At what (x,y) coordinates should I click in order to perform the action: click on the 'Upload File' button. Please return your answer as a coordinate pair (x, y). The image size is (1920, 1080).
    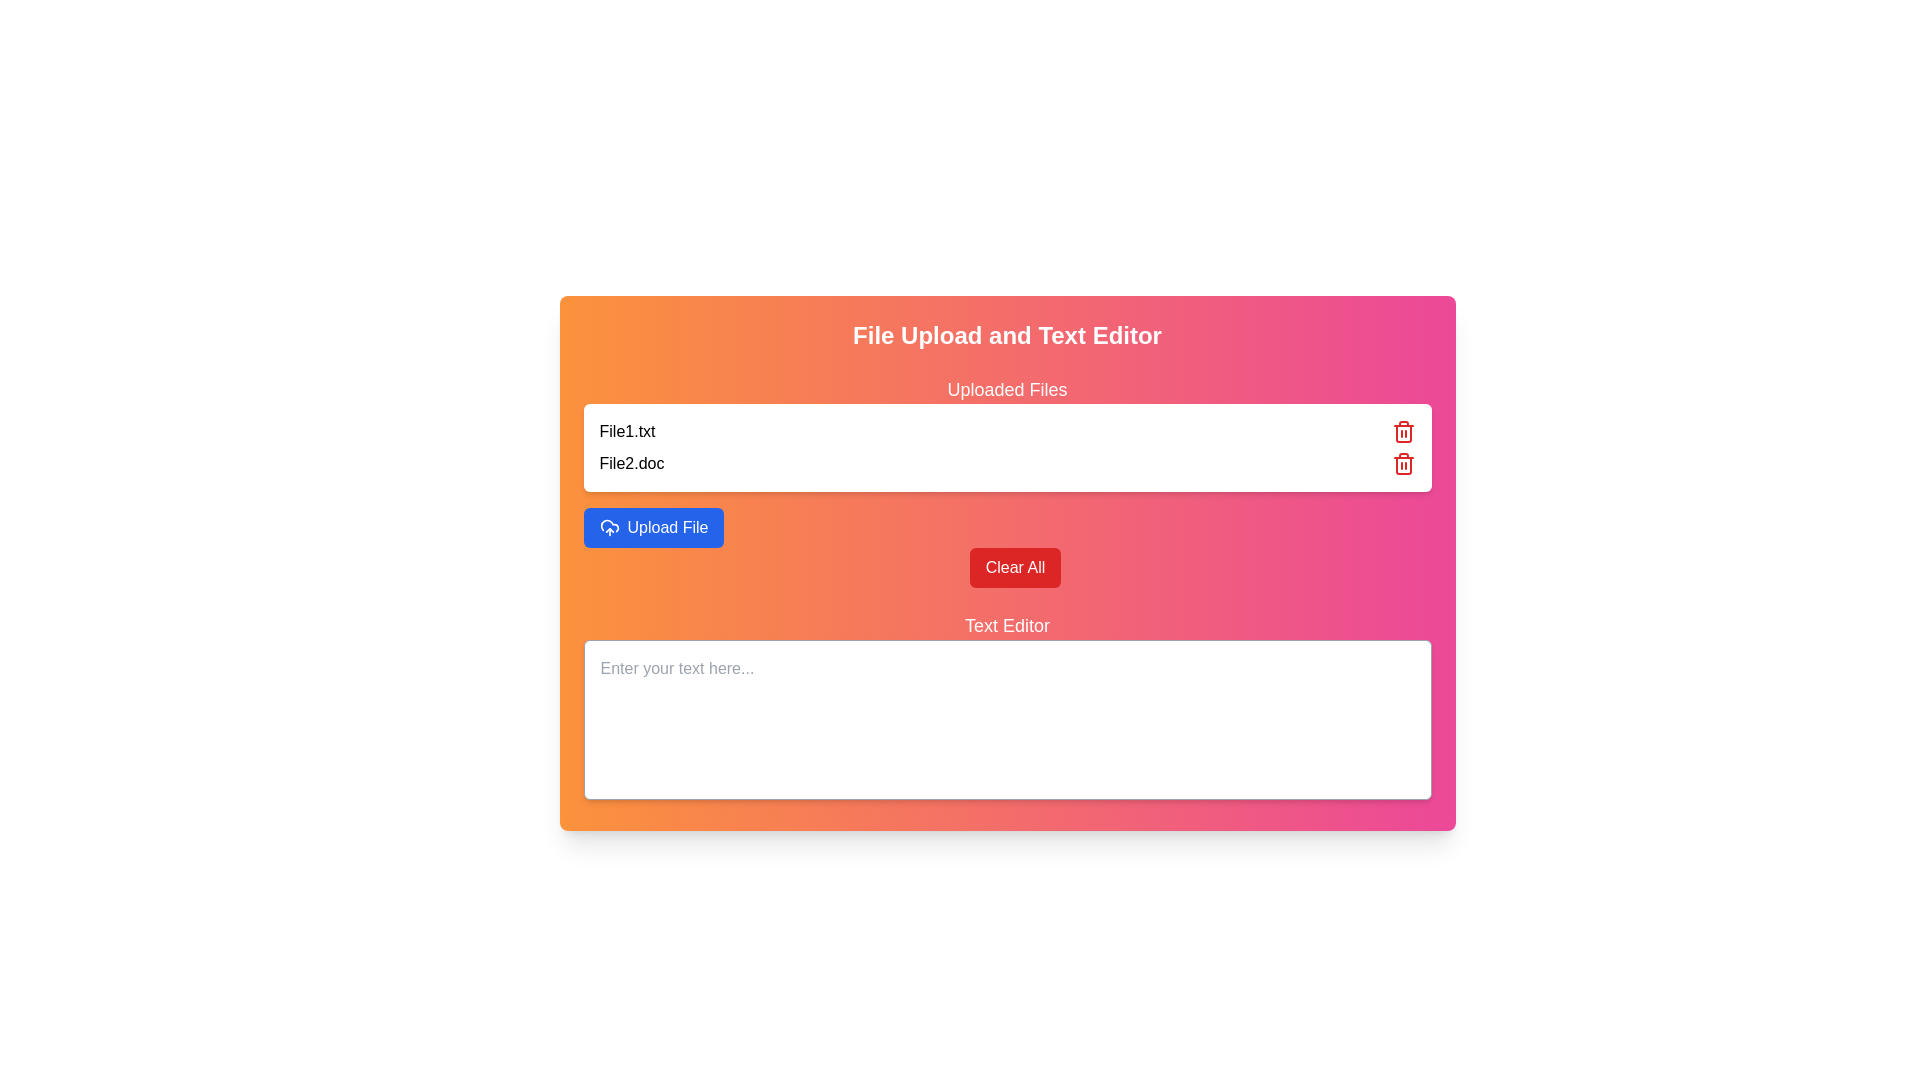
    Looking at the image, I should click on (667, 527).